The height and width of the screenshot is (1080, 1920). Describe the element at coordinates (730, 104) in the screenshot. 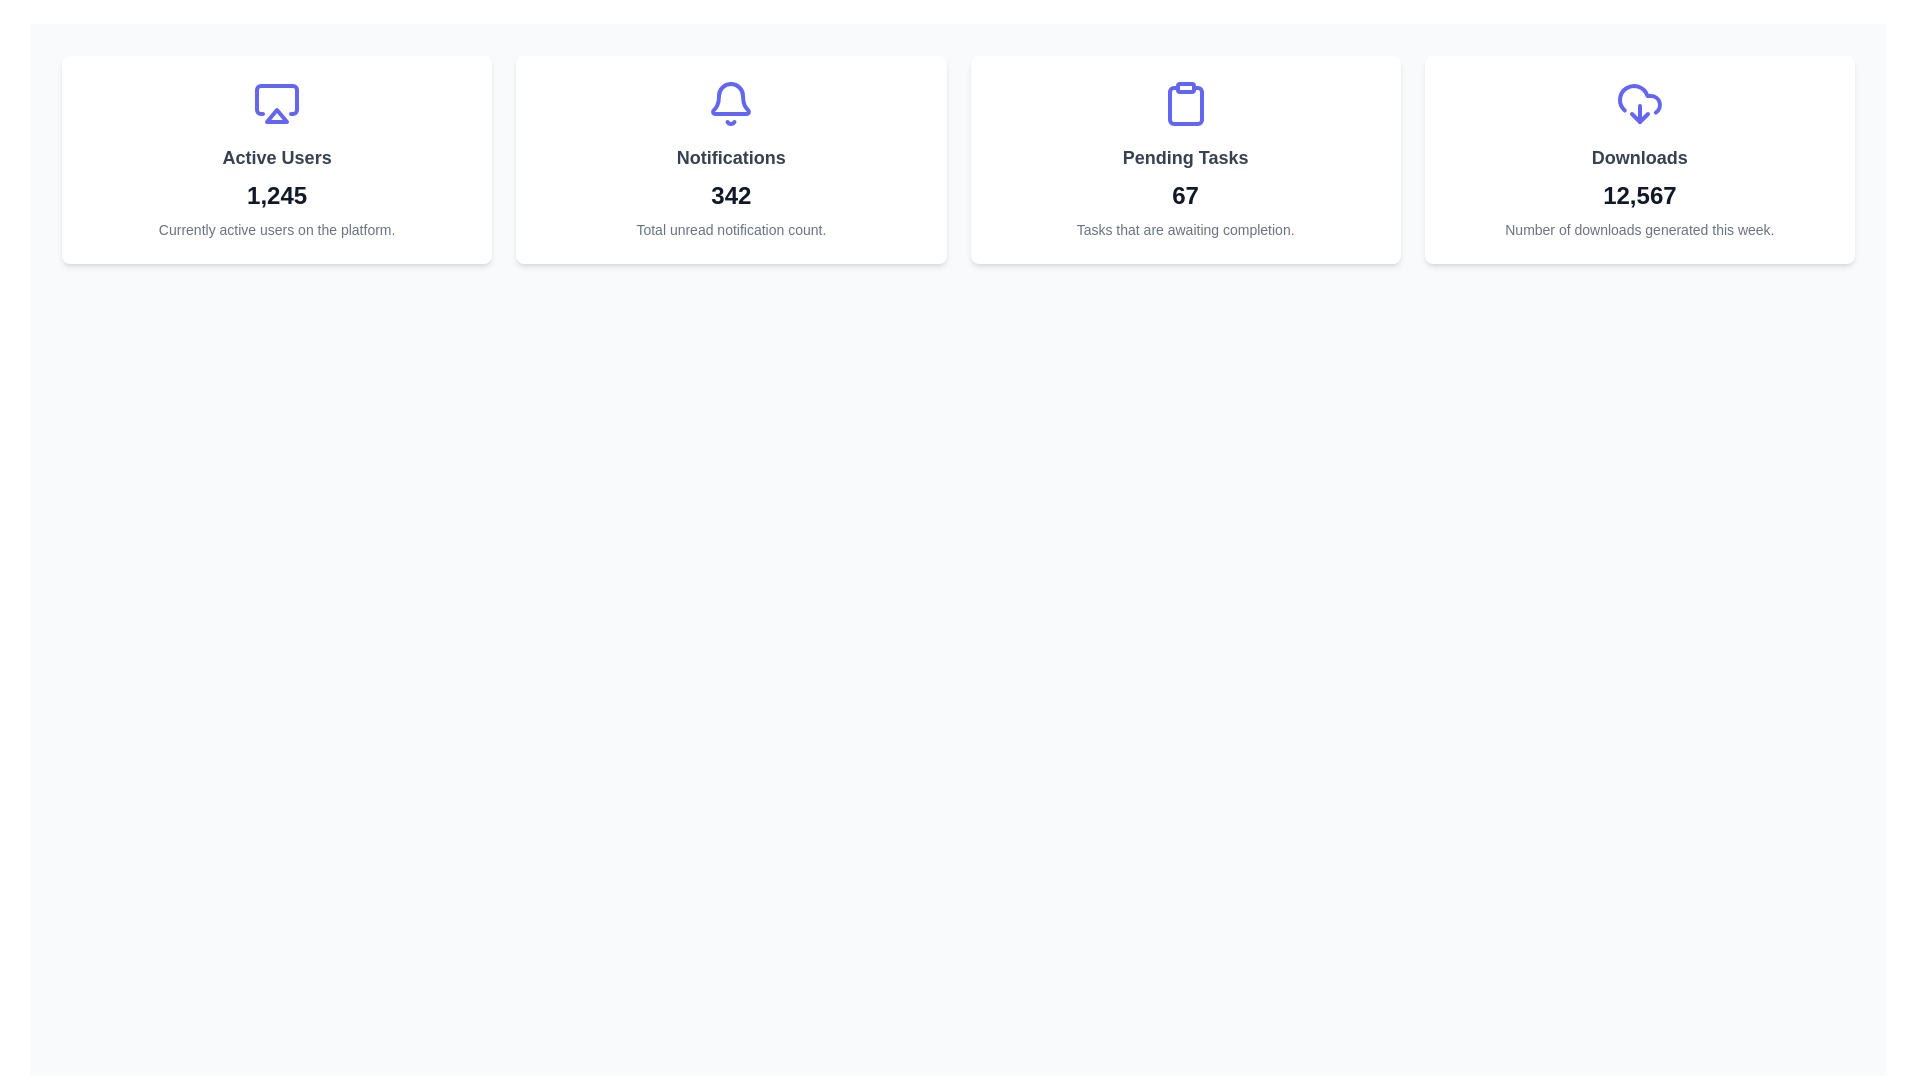

I see `the bell icon which is filled with blue color and has a stroke outline, located at the center of the Notifications card above the 'Notifications' label` at that location.